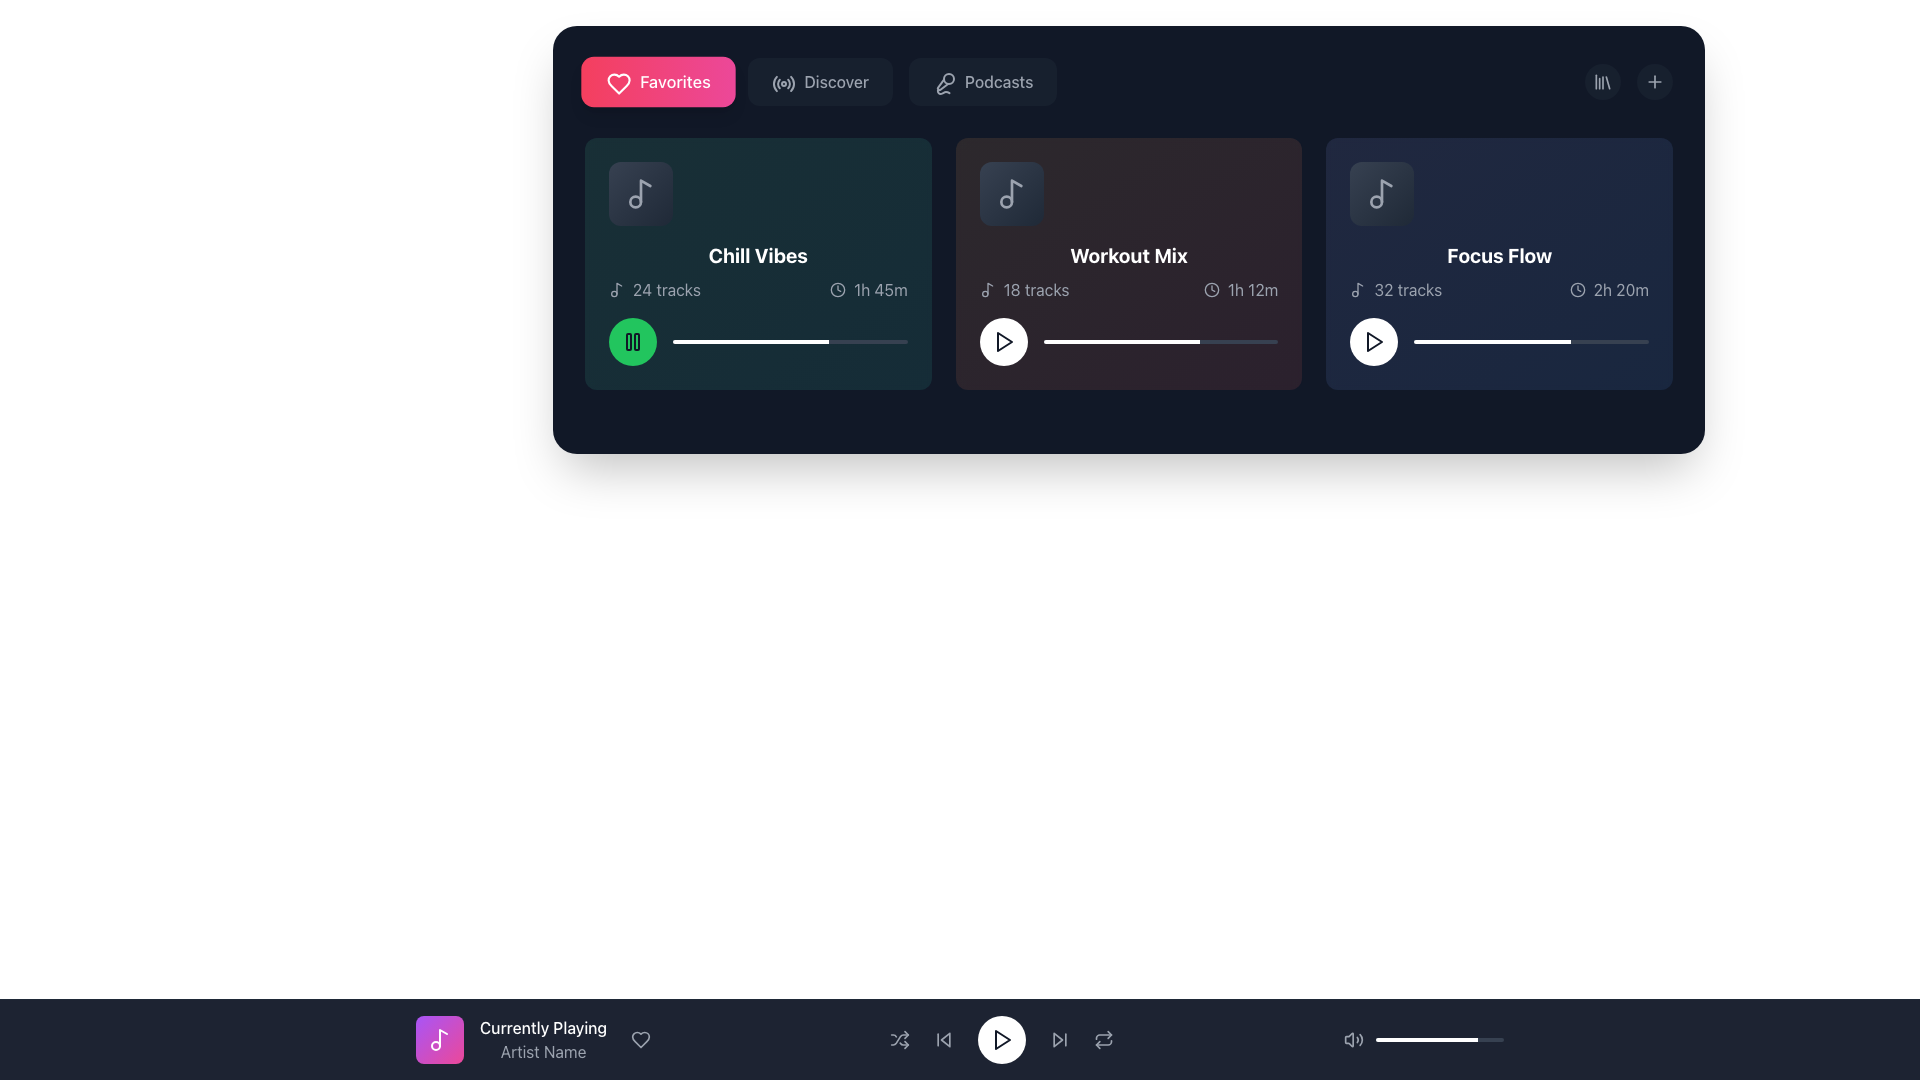 This screenshot has width=1920, height=1080. I want to click on the playback control button located at the bottom of the interface to initiate playback or pause the currently playing content, so click(1001, 1039).